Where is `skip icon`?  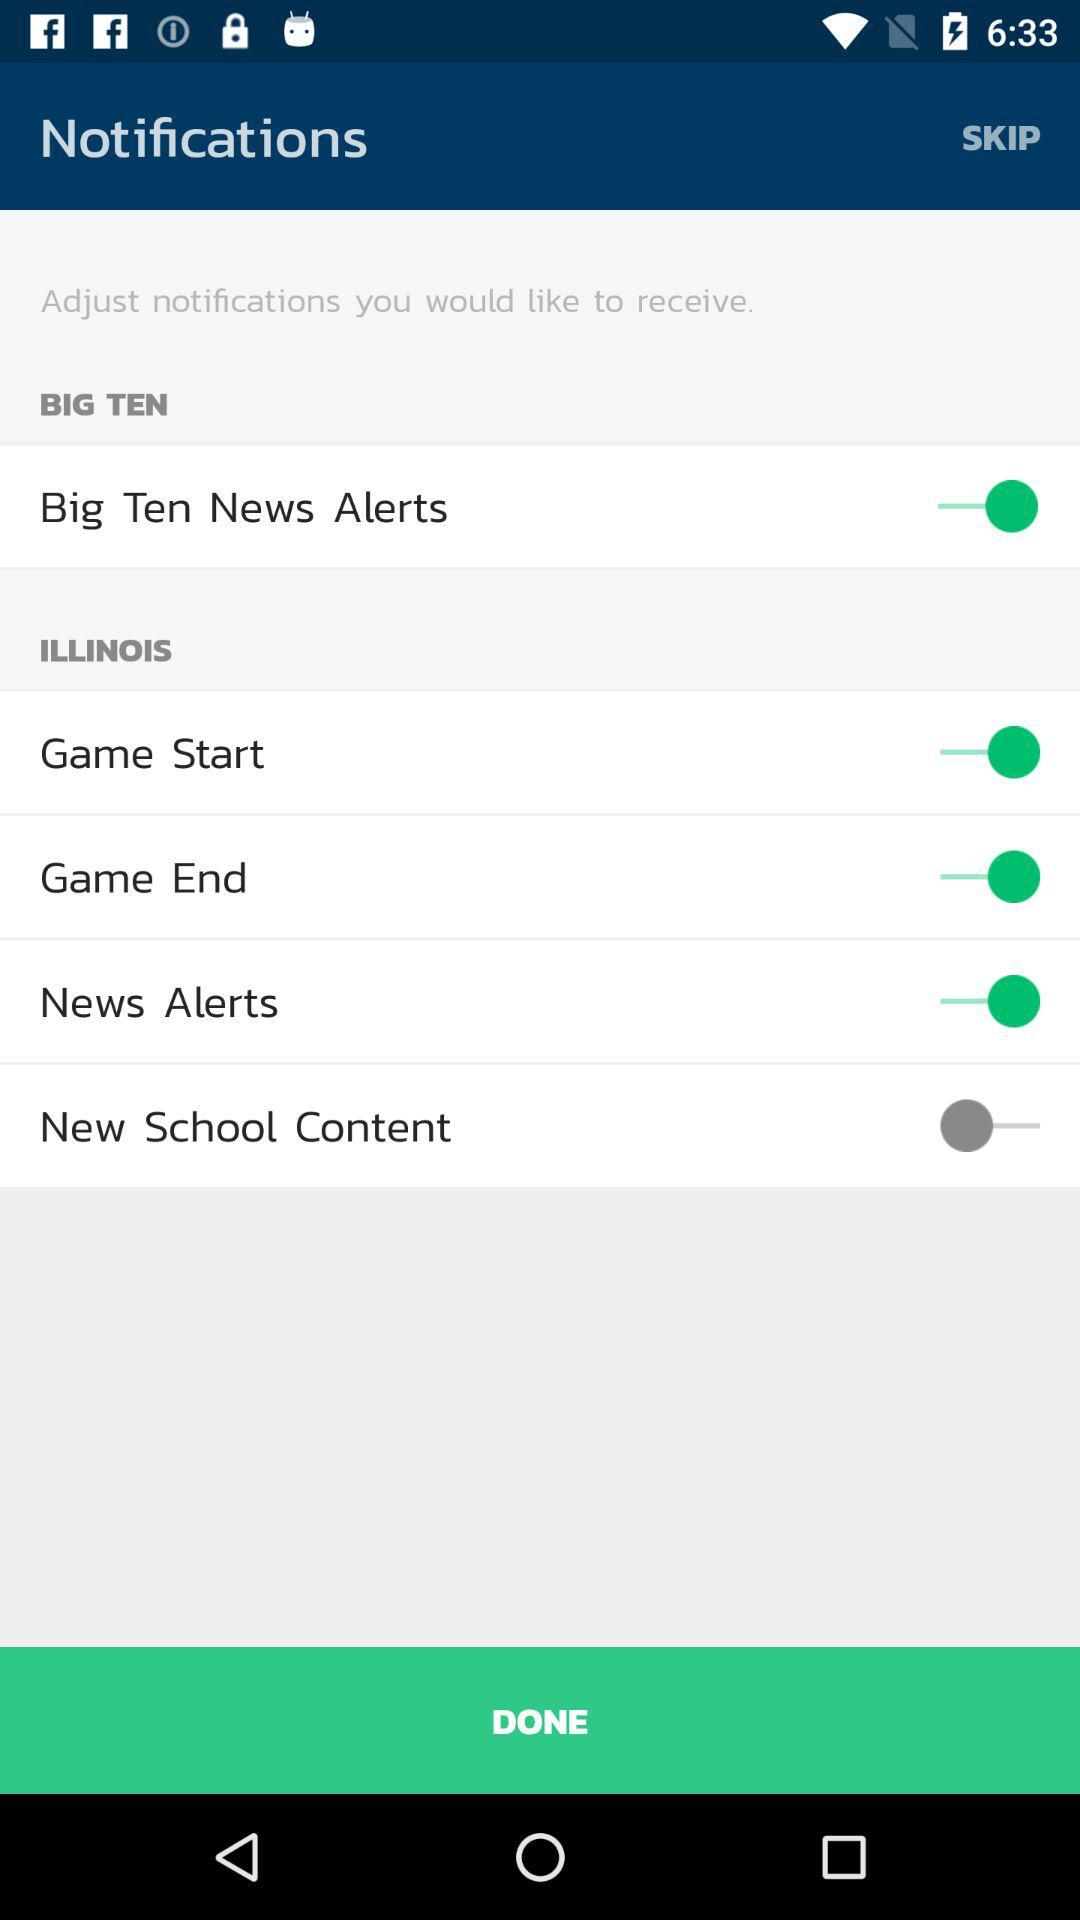 skip icon is located at coordinates (1001, 135).